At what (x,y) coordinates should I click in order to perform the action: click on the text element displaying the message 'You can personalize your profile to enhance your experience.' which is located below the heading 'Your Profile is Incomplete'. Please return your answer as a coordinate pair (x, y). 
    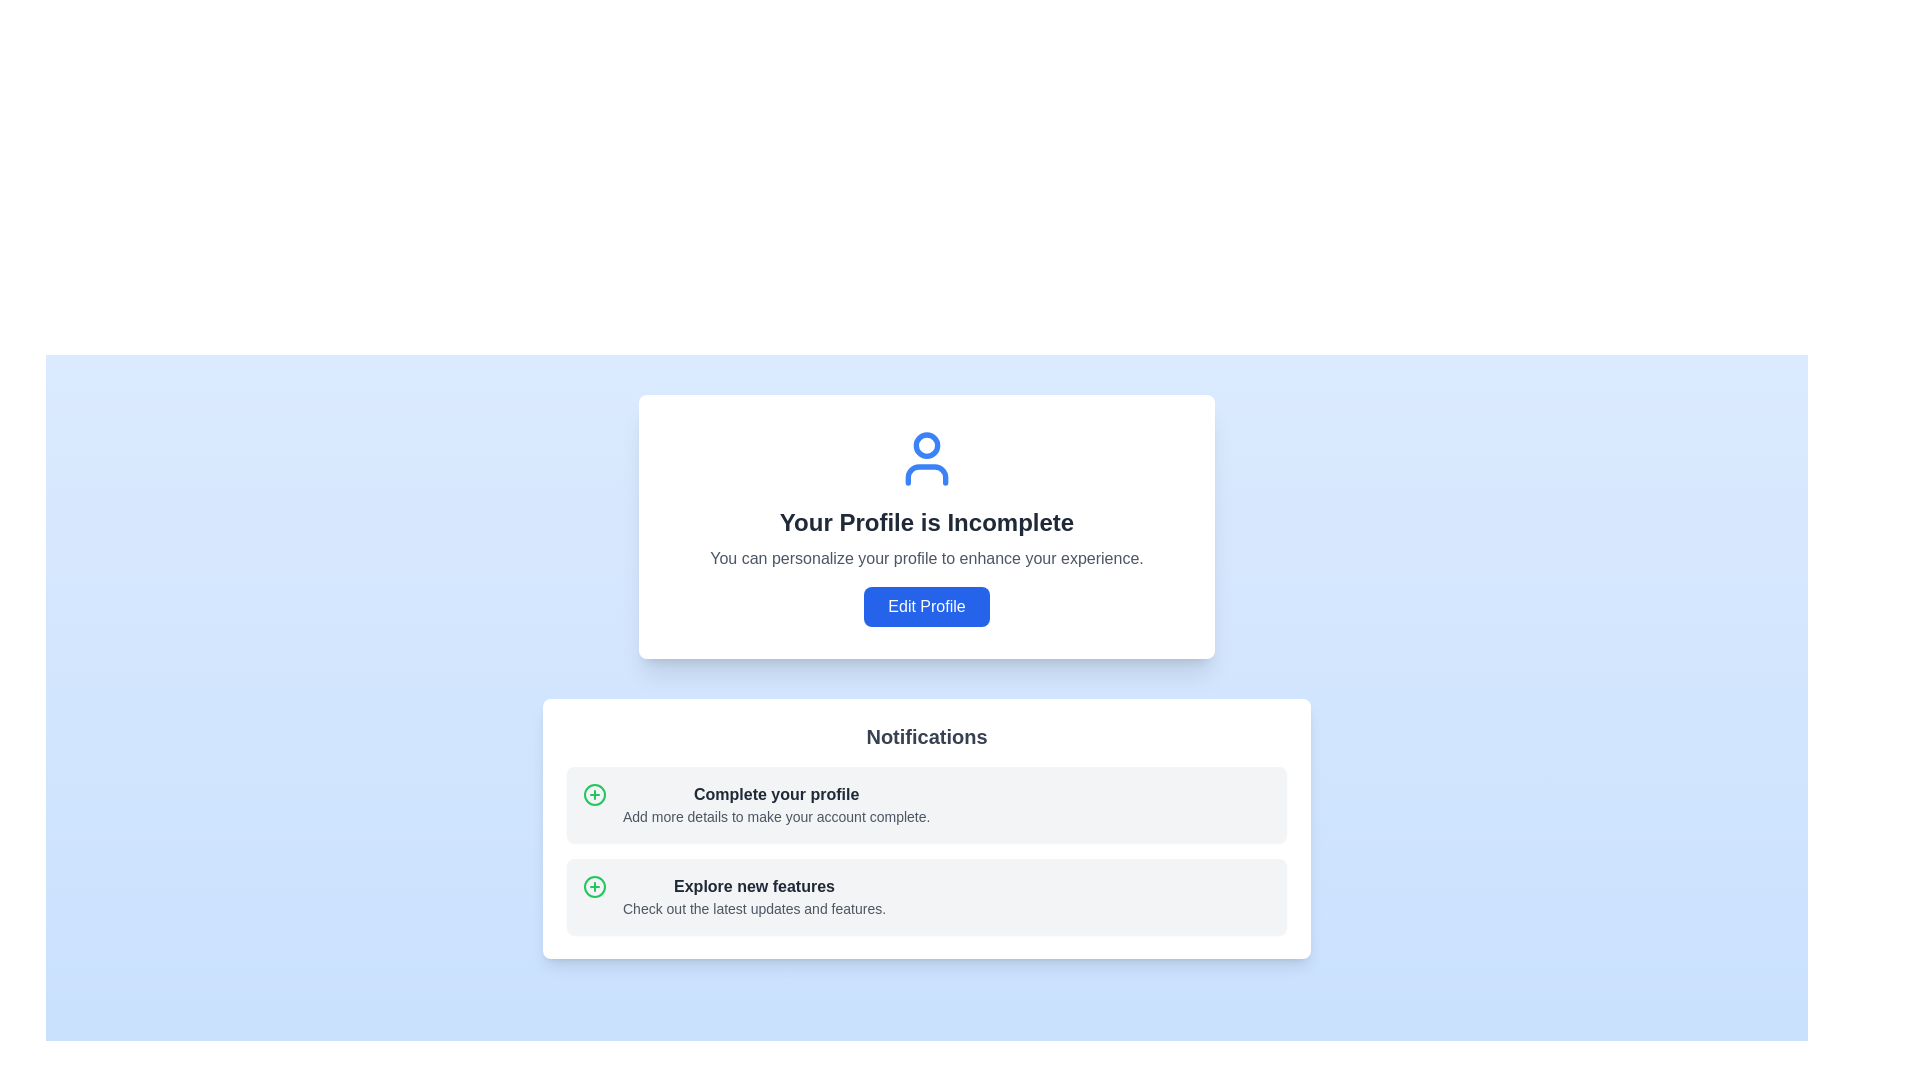
    Looking at the image, I should click on (925, 559).